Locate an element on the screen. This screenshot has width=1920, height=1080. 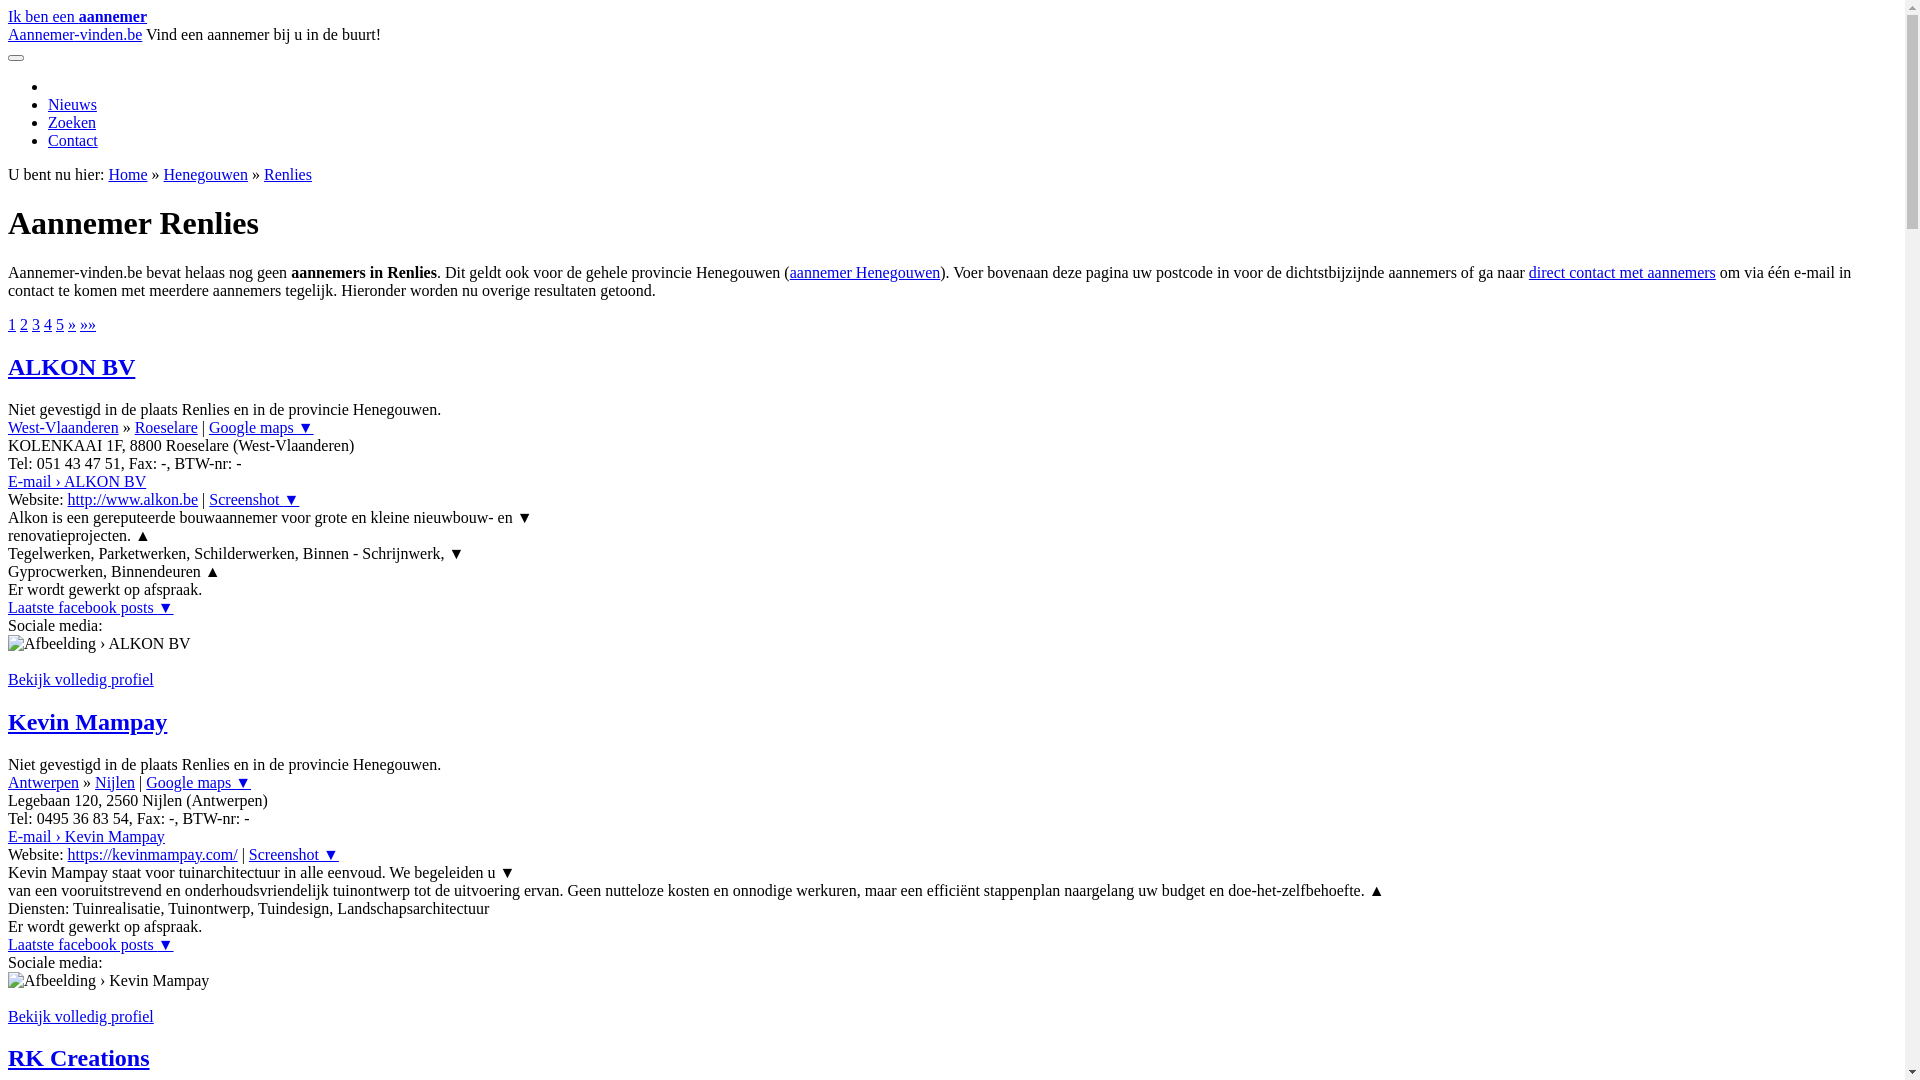
'Ik ben een aannemer' is located at coordinates (77, 16).